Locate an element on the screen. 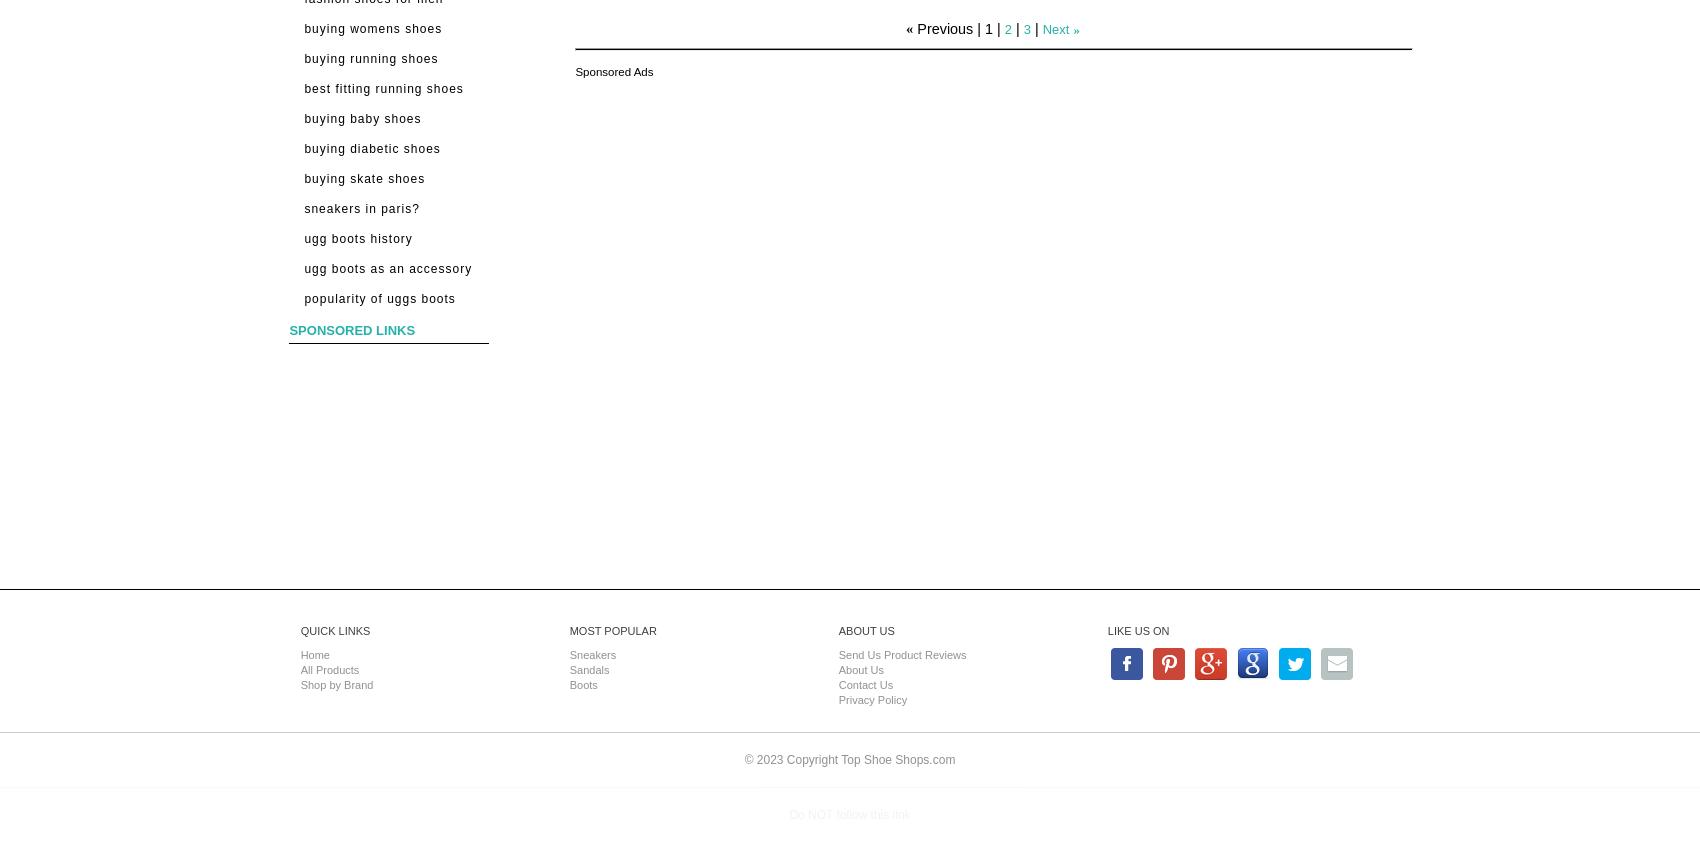  'Popularity of UGGs Boots' is located at coordinates (378, 298).